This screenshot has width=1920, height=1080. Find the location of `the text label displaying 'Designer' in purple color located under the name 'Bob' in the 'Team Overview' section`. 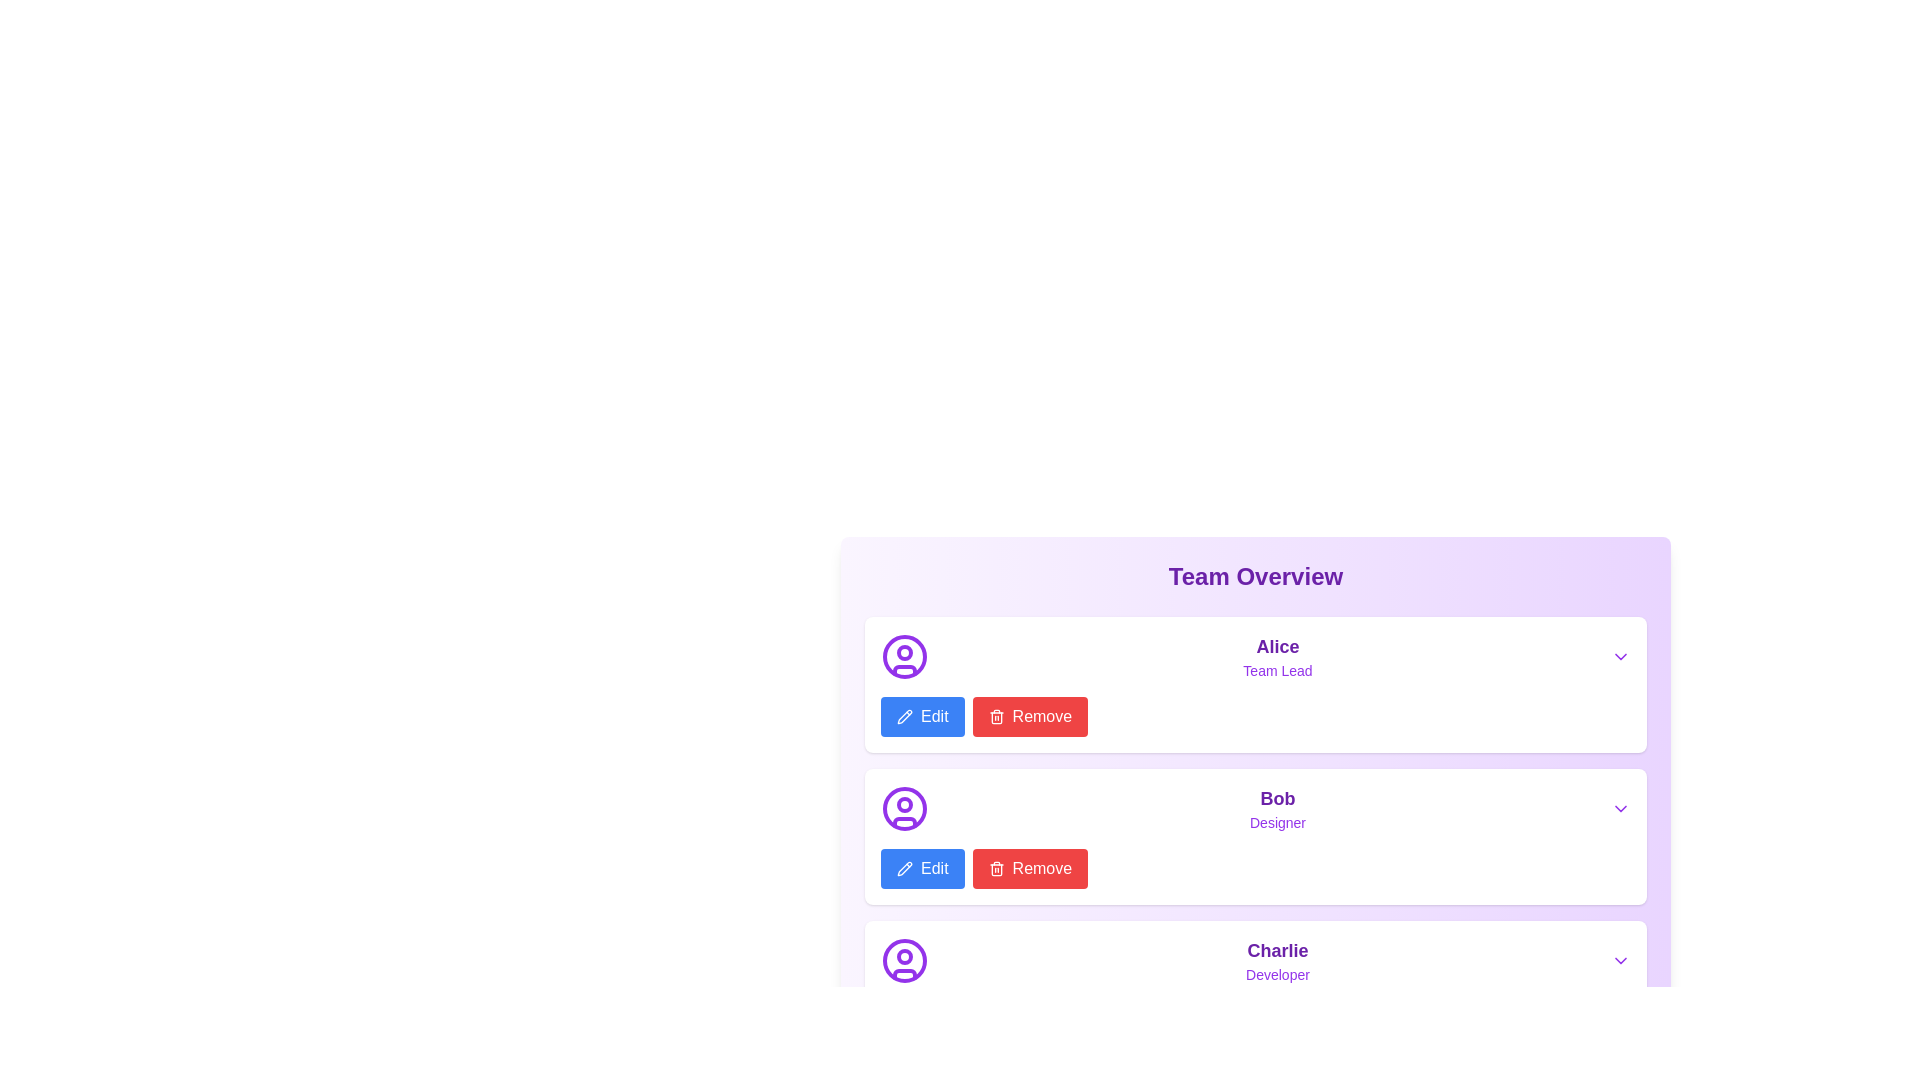

the text label displaying 'Designer' in purple color located under the name 'Bob' in the 'Team Overview' section is located at coordinates (1276, 822).